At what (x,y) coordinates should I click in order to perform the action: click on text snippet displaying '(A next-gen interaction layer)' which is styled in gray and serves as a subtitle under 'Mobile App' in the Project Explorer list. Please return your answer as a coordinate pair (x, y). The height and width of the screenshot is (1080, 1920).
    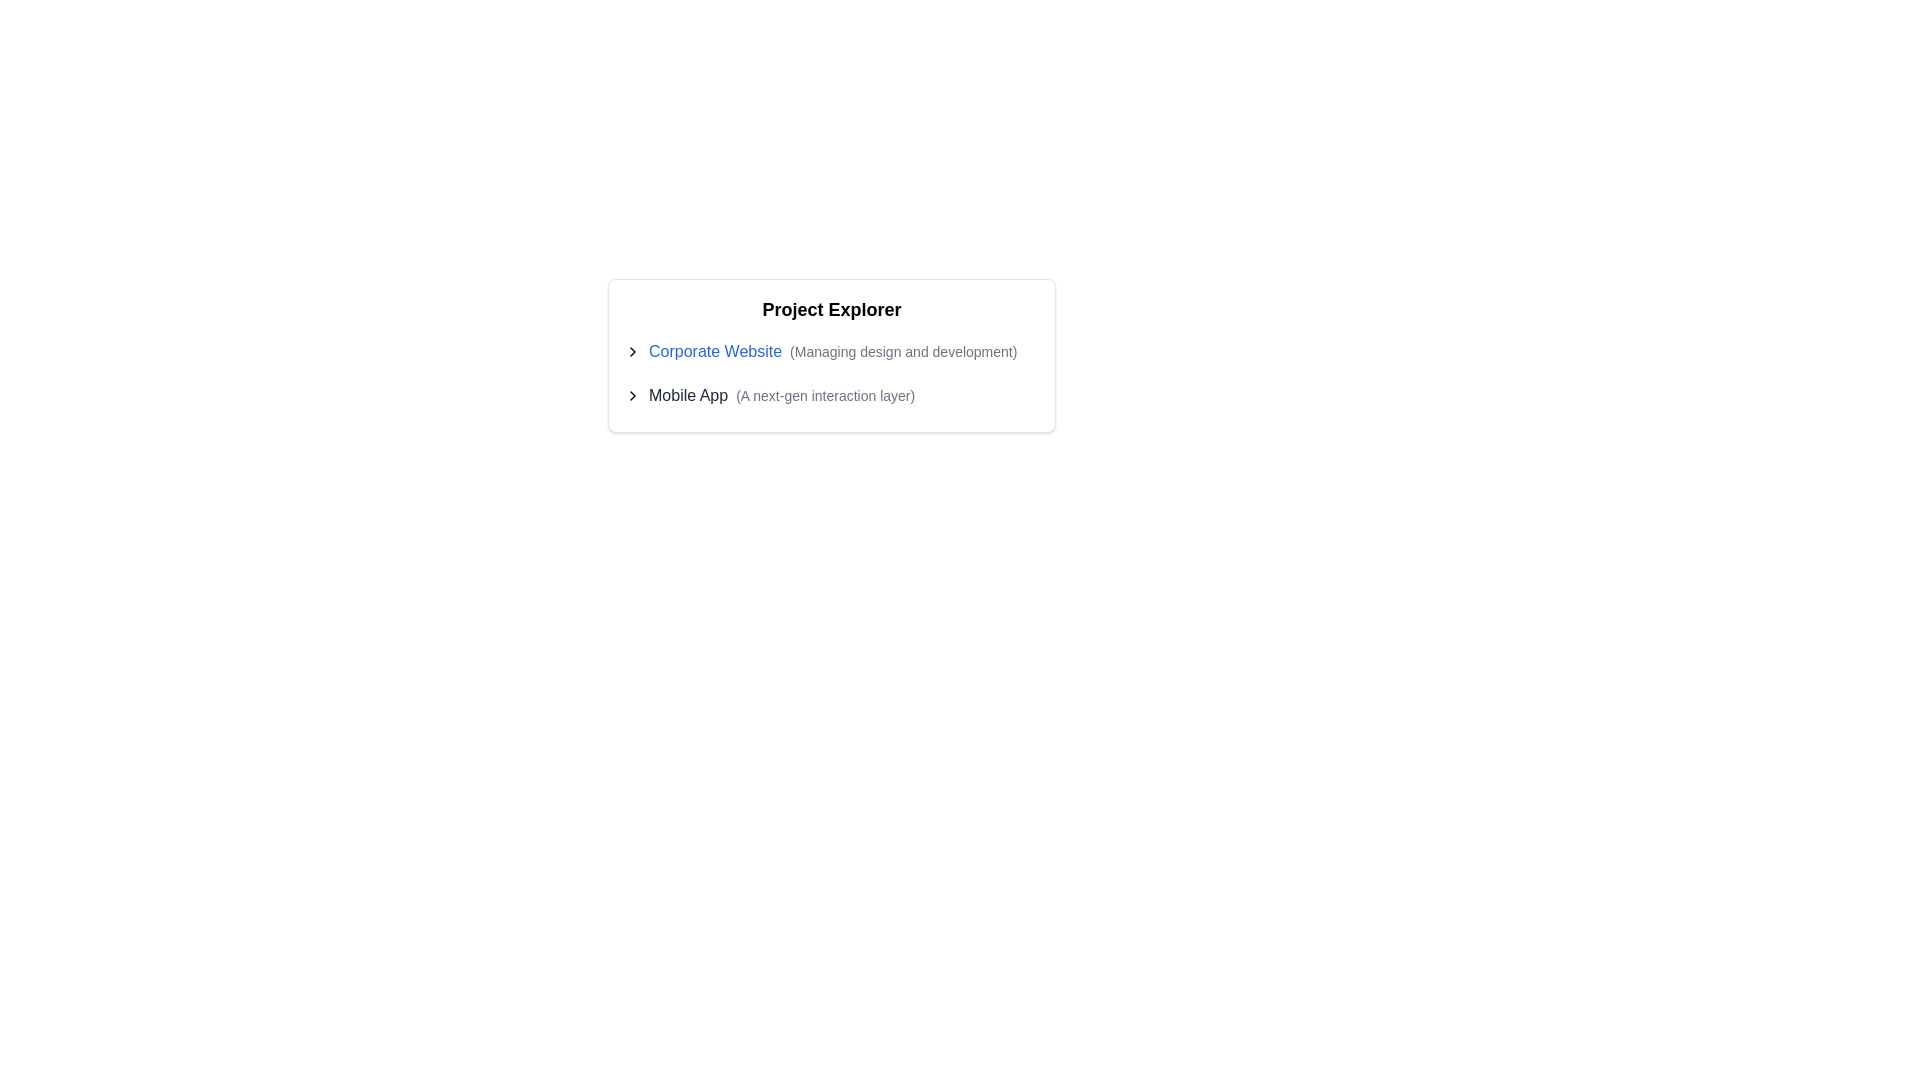
    Looking at the image, I should click on (825, 396).